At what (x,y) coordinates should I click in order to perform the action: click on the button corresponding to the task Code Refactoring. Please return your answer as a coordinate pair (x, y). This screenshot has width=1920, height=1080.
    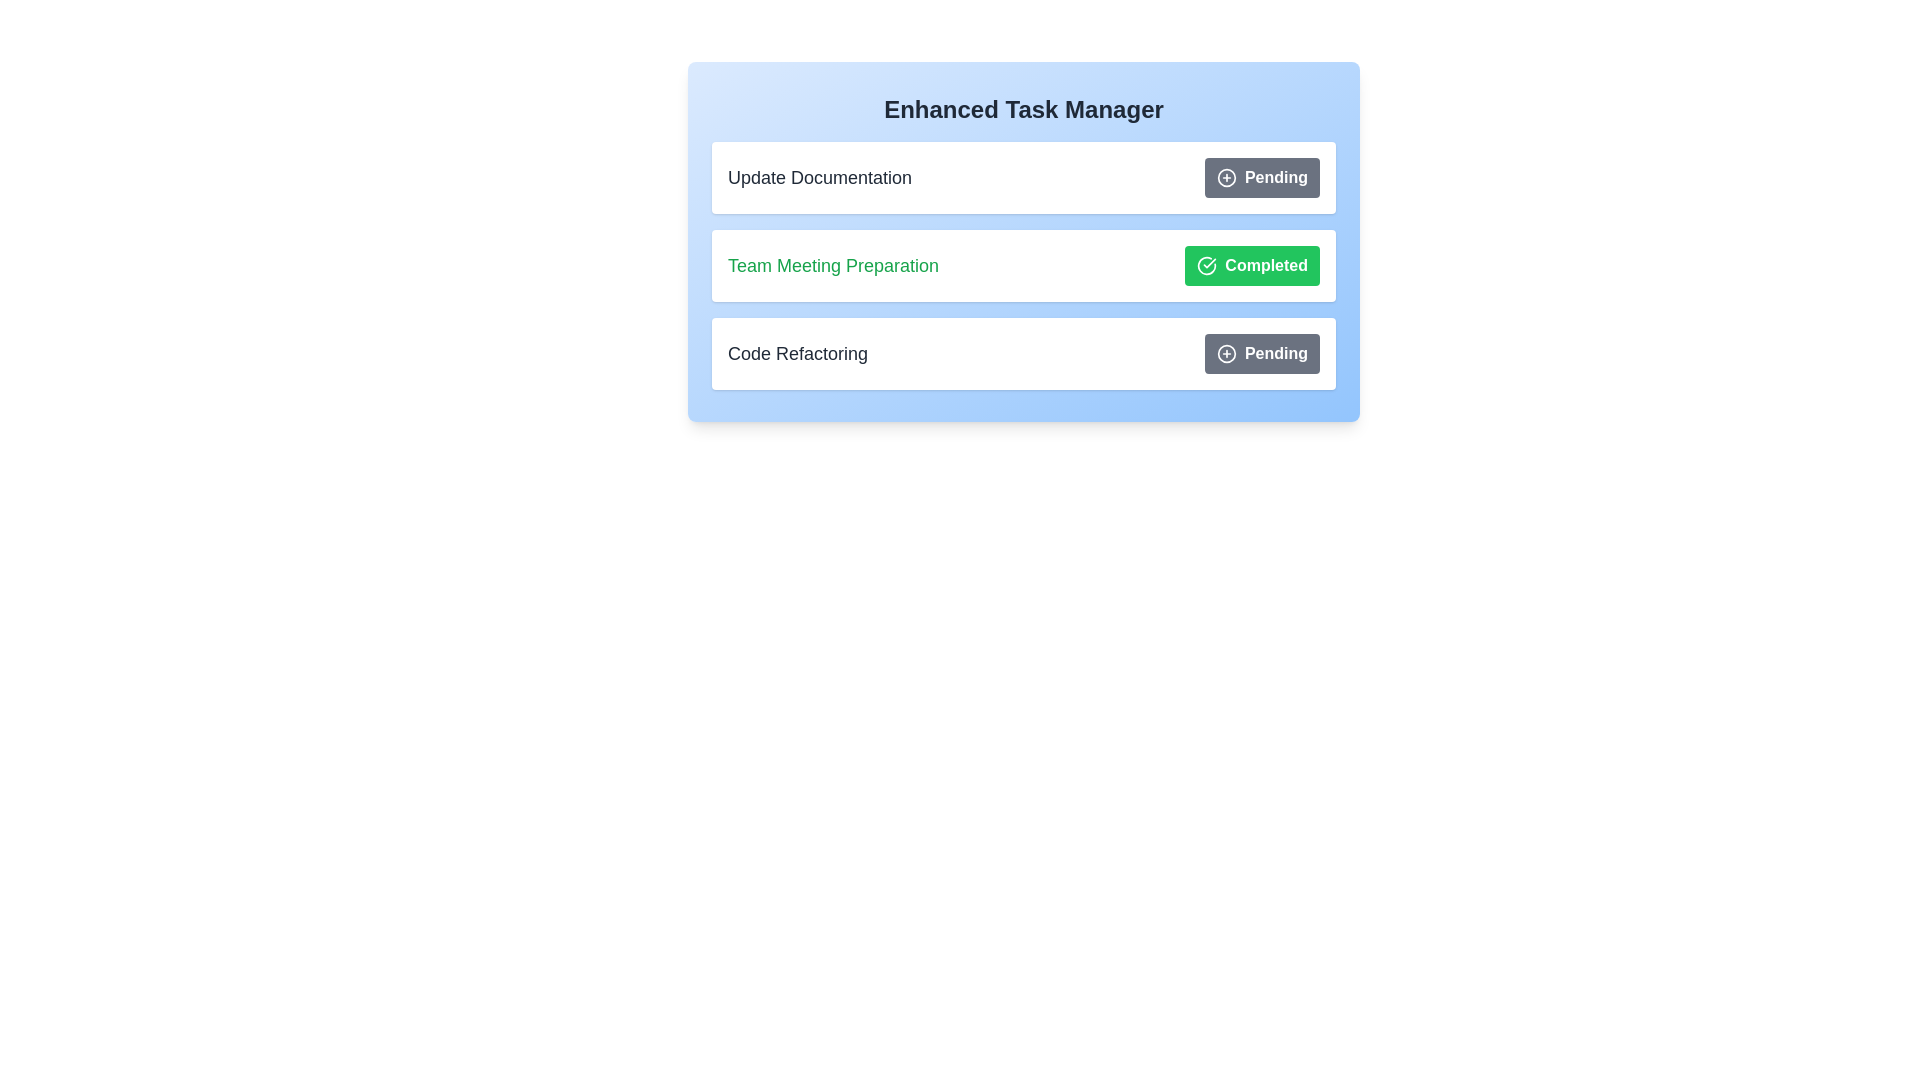
    Looking at the image, I should click on (1261, 353).